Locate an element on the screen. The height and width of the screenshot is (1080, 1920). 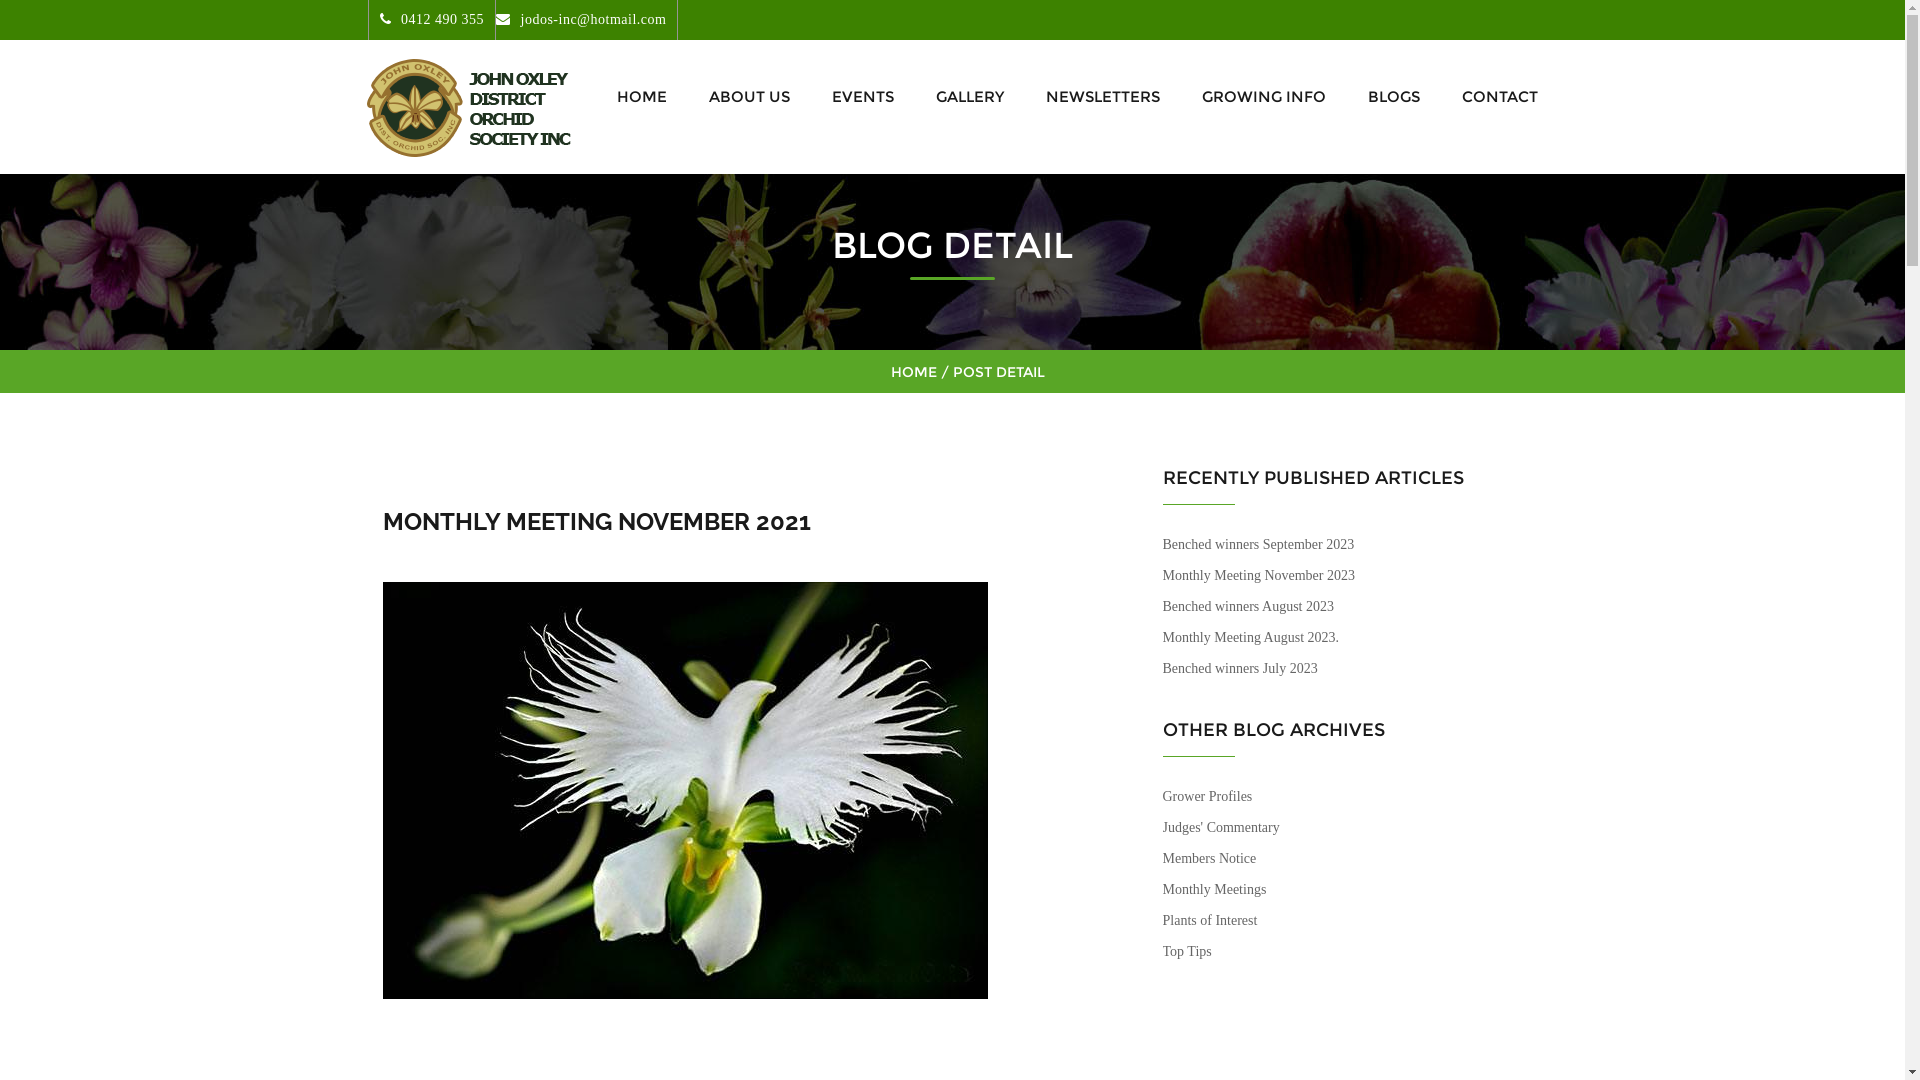
'HOME' is located at coordinates (641, 96).